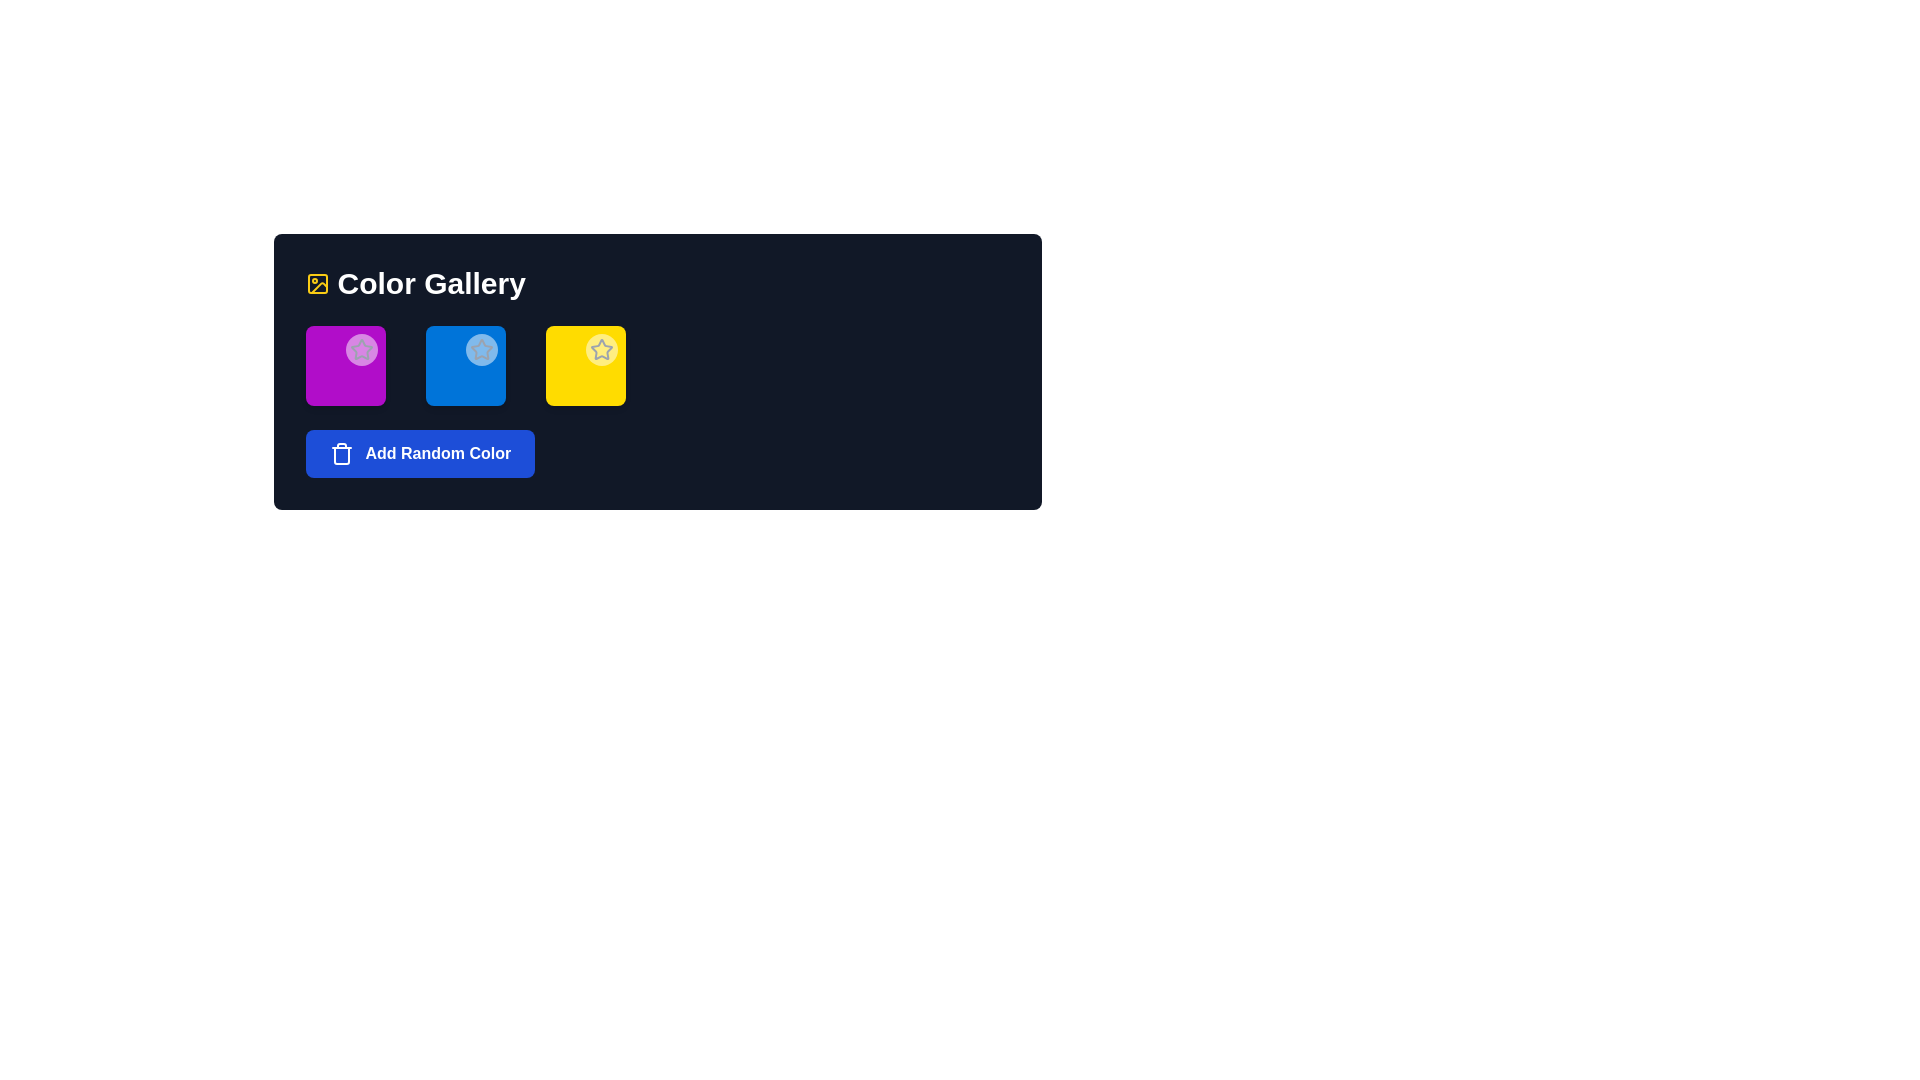 The height and width of the screenshot is (1080, 1920). What do you see at coordinates (481, 348) in the screenshot?
I see `the star icon located on the blue square box to mark or unmark the associated item in the gallery as a favorite` at bounding box center [481, 348].